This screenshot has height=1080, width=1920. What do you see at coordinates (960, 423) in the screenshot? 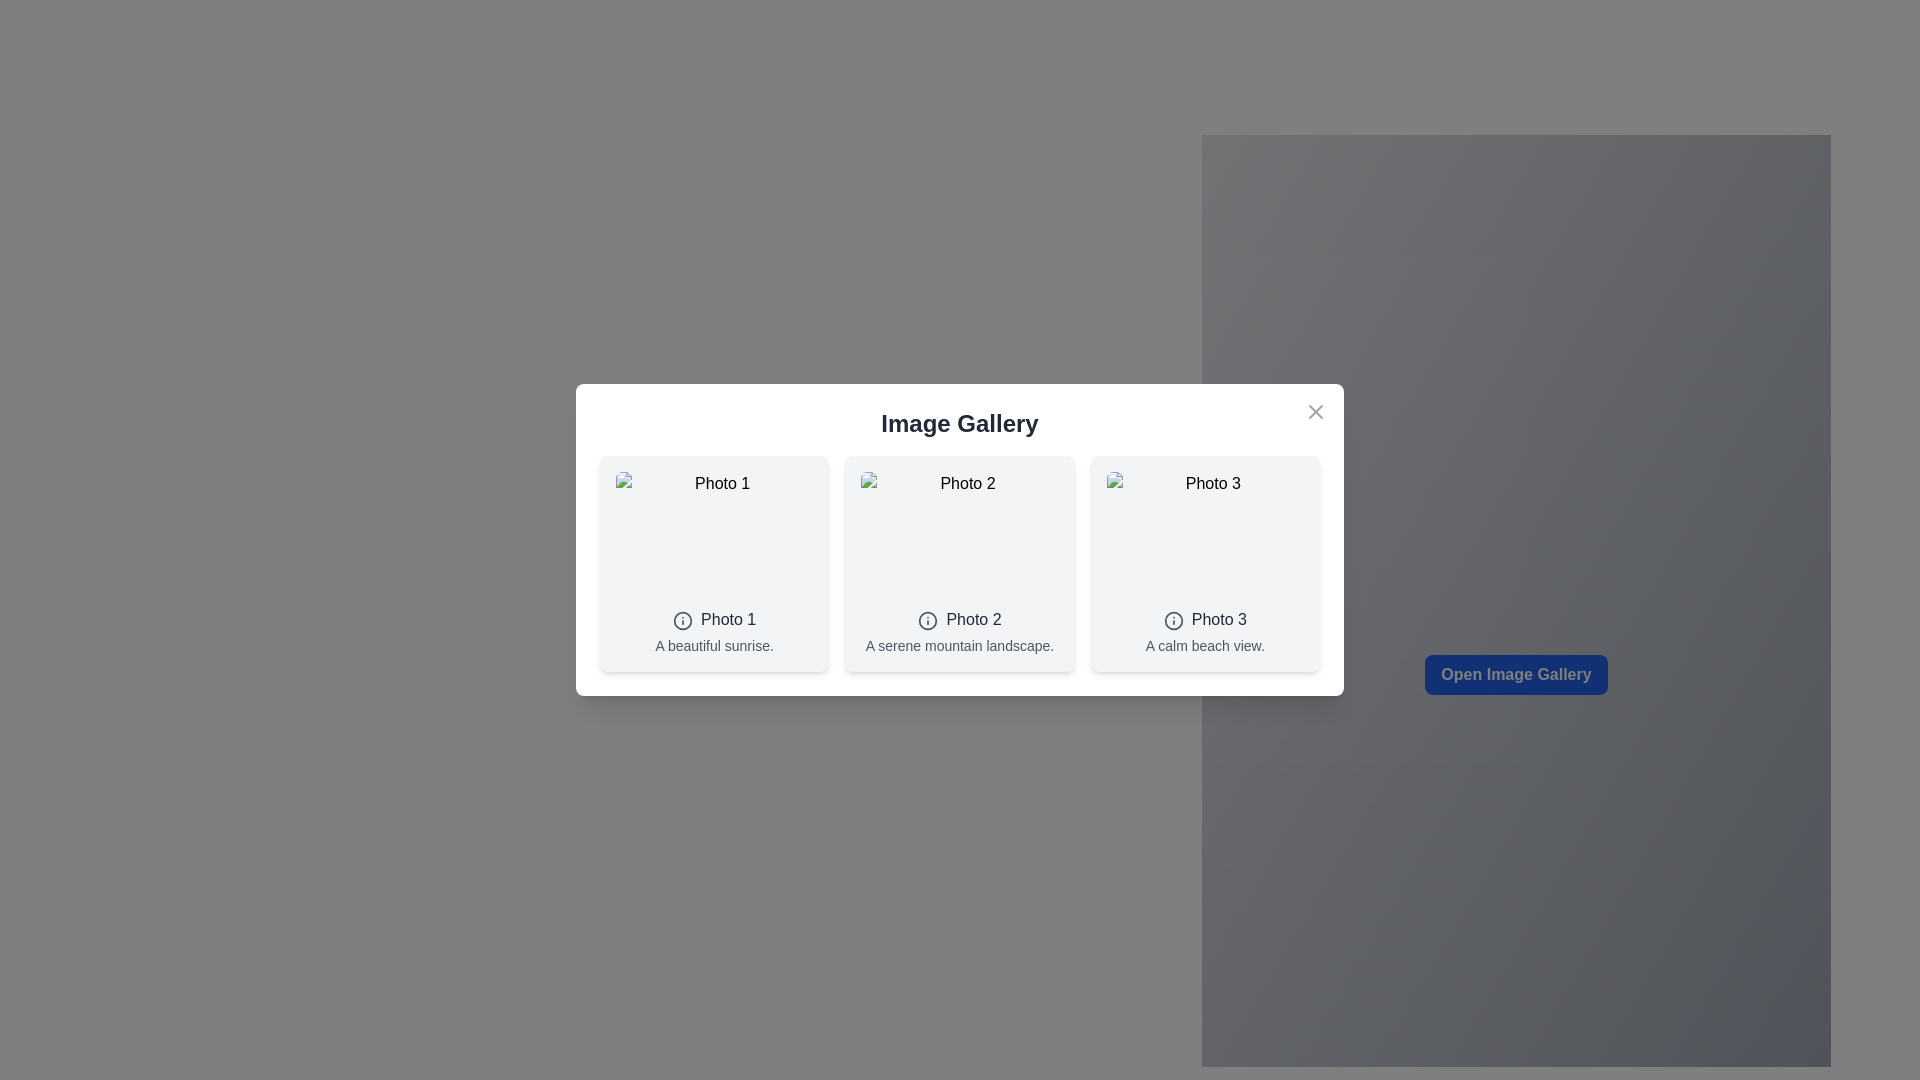
I see `title of the text label that says 'Image Gallery', which is displayed prominently at the top center of a white card interface` at bounding box center [960, 423].